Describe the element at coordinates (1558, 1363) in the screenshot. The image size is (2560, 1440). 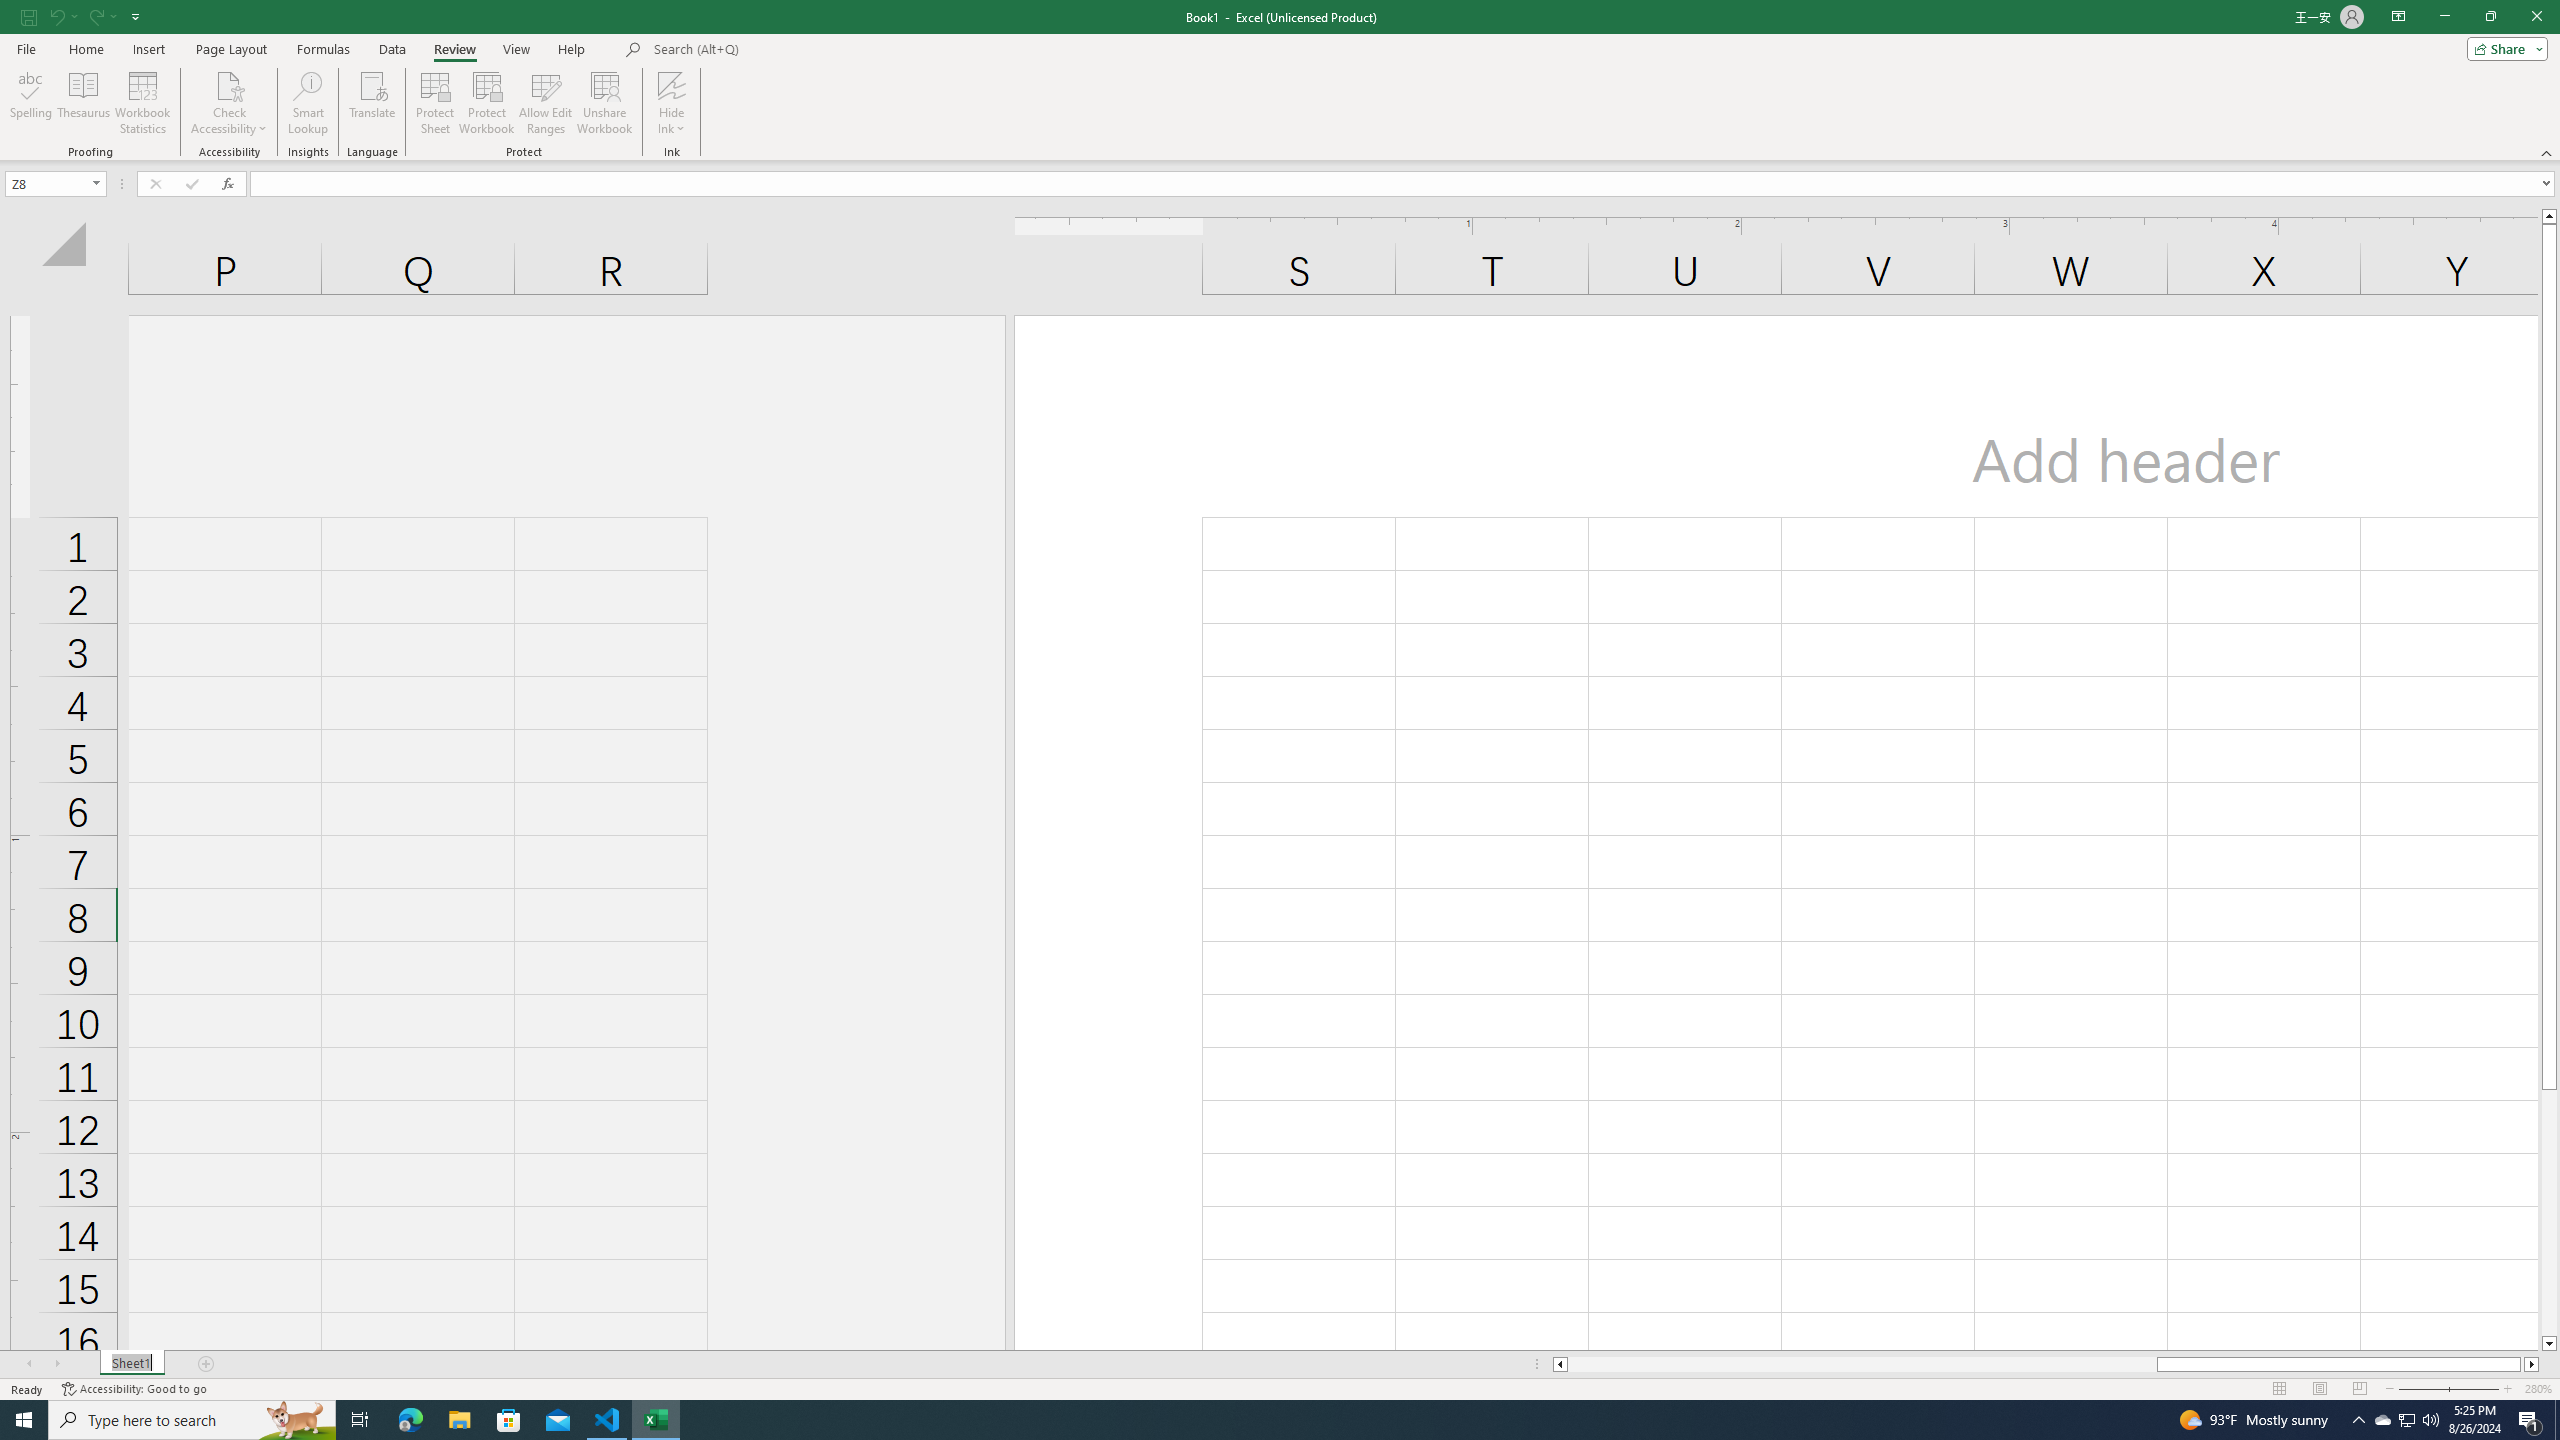
I see `'Column left'` at that location.